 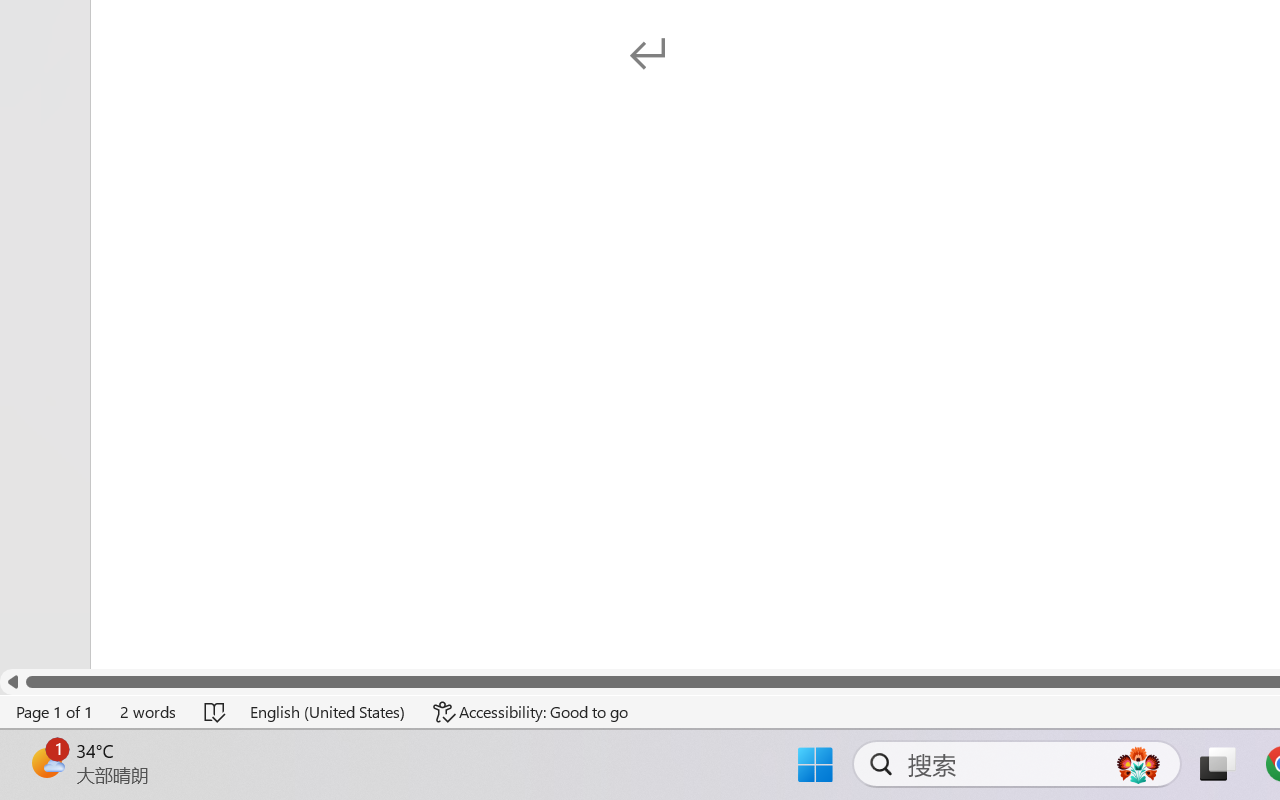 What do you see at coordinates (46, 762) in the screenshot?
I see `'AutomationID: BadgeAnchorLargeTicker'` at bounding box center [46, 762].